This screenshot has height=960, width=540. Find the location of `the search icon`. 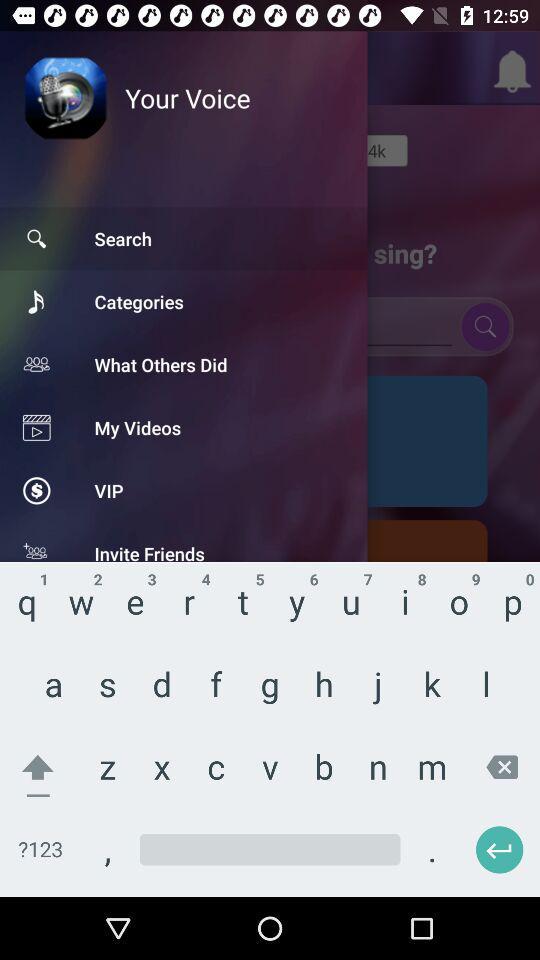

the search icon is located at coordinates (484, 326).